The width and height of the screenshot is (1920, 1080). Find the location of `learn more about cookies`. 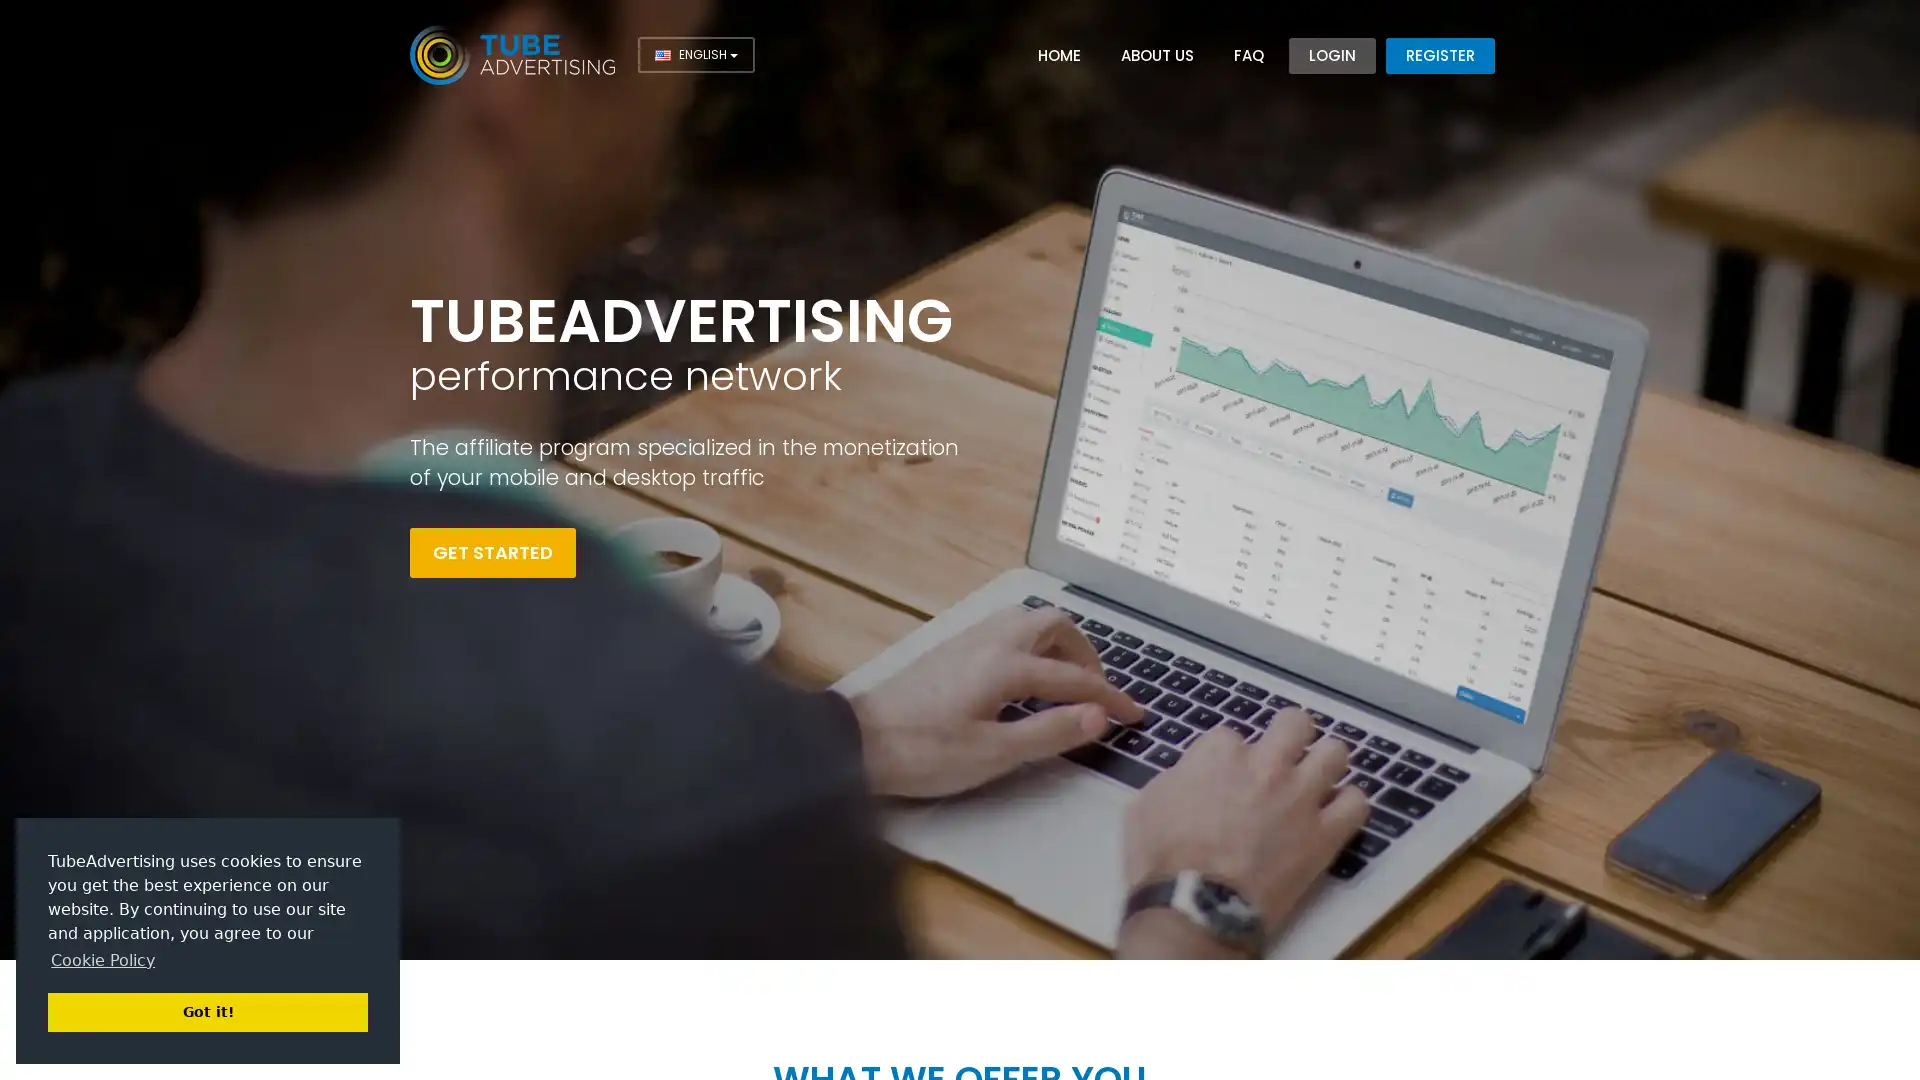

learn more about cookies is located at coordinates (101, 959).